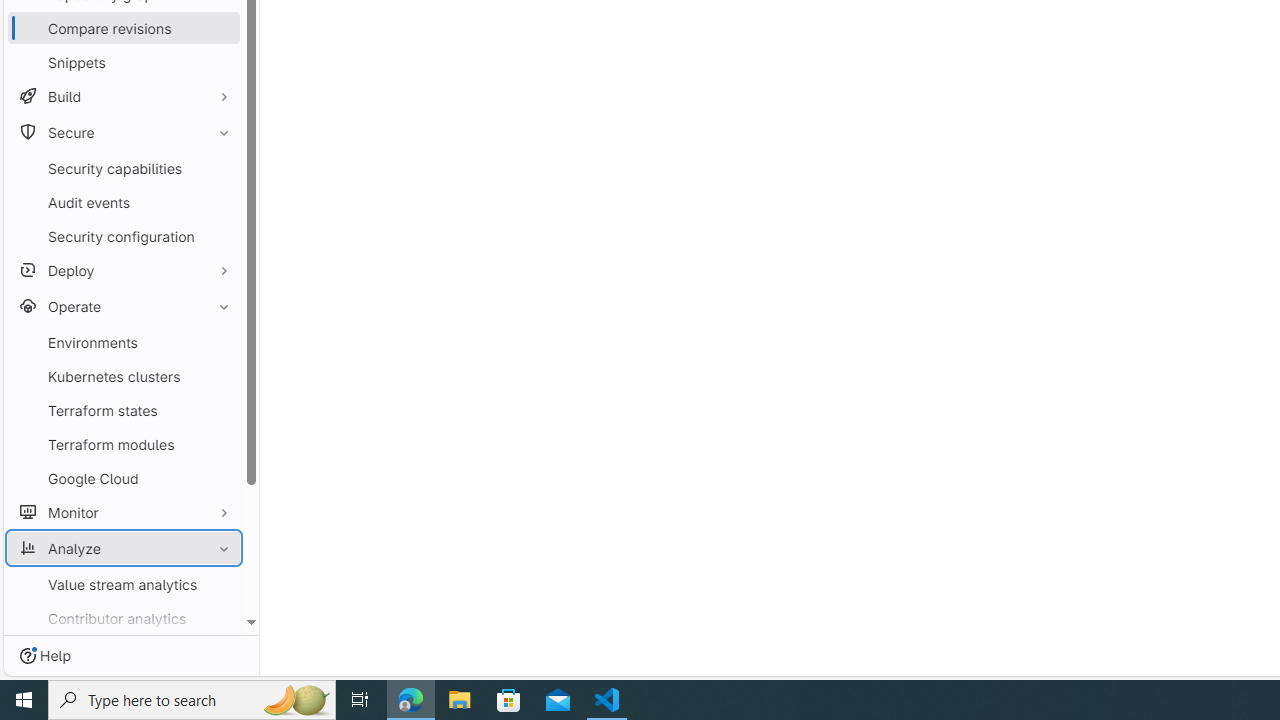 The image size is (1280, 720). I want to click on 'Build', so click(123, 96).